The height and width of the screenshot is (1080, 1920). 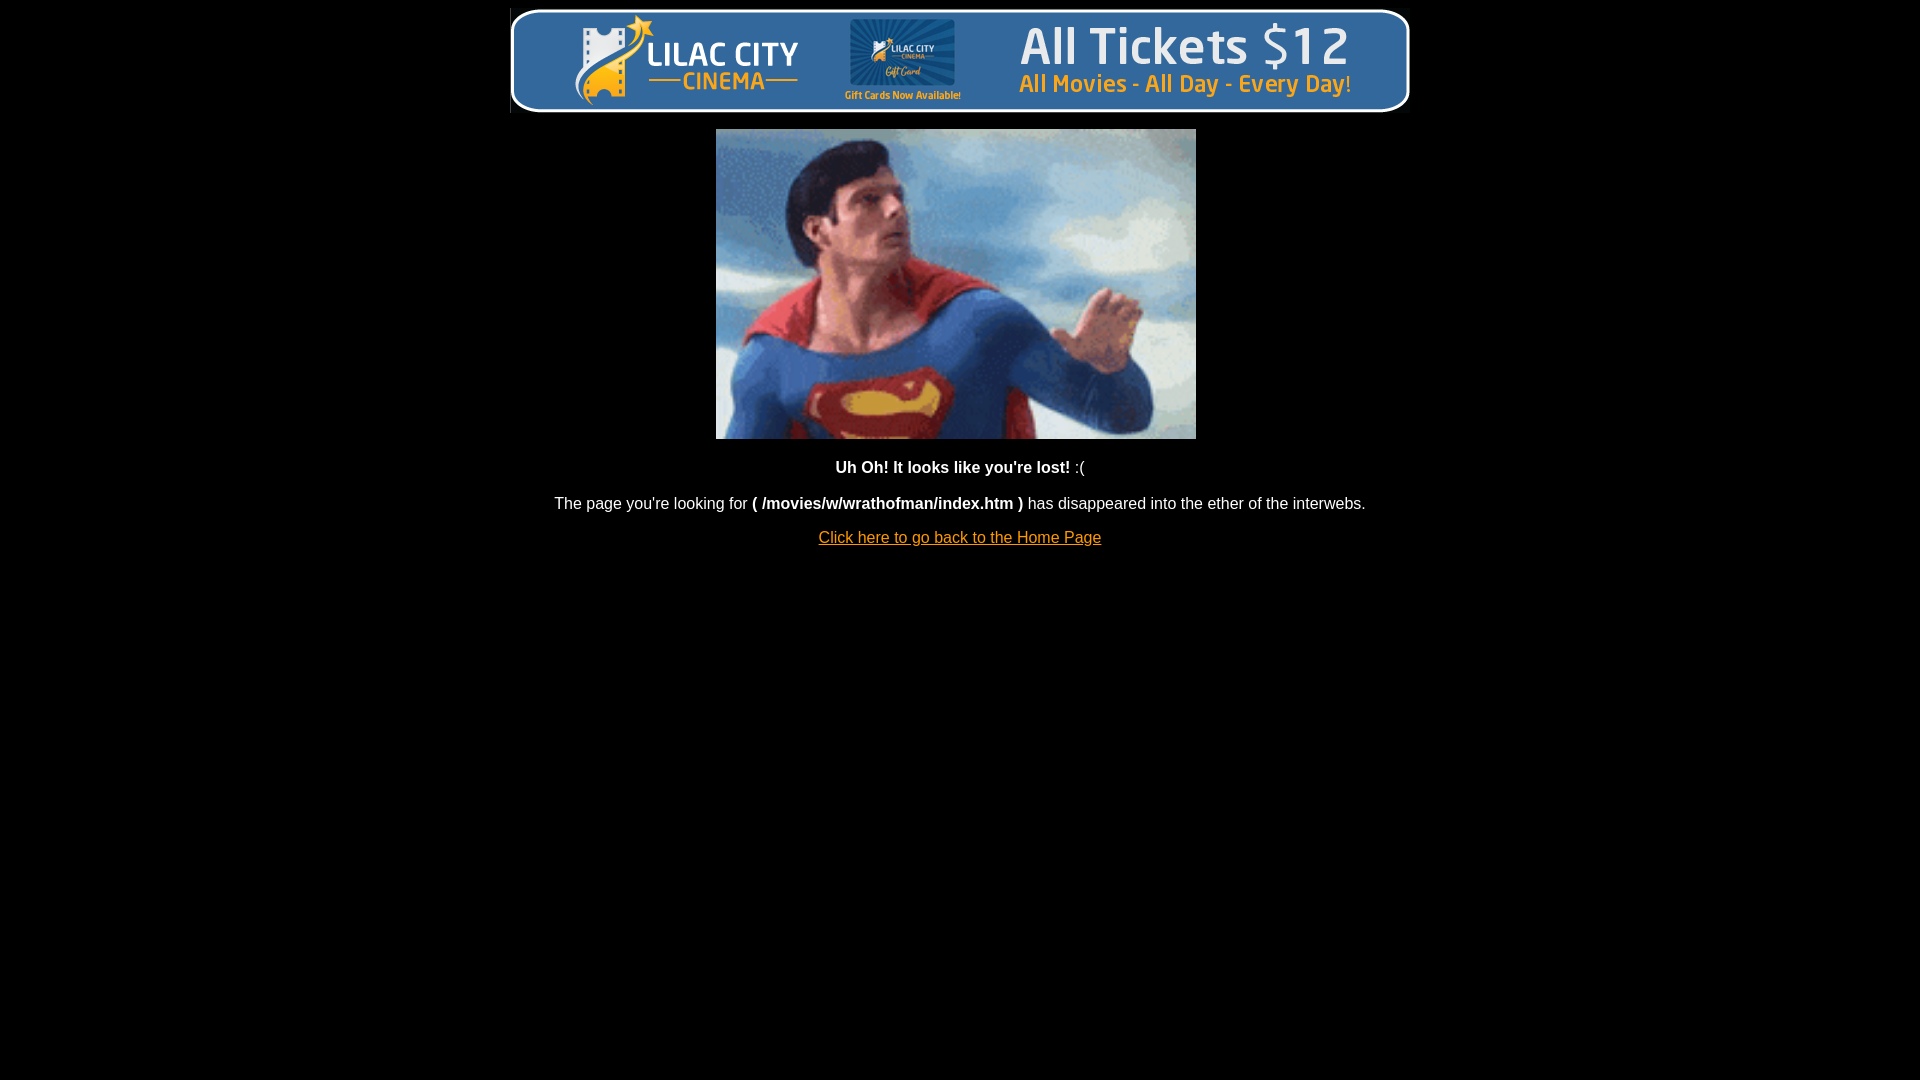 I want to click on 'Click here to go back to the Home Page', so click(x=960, y=536).